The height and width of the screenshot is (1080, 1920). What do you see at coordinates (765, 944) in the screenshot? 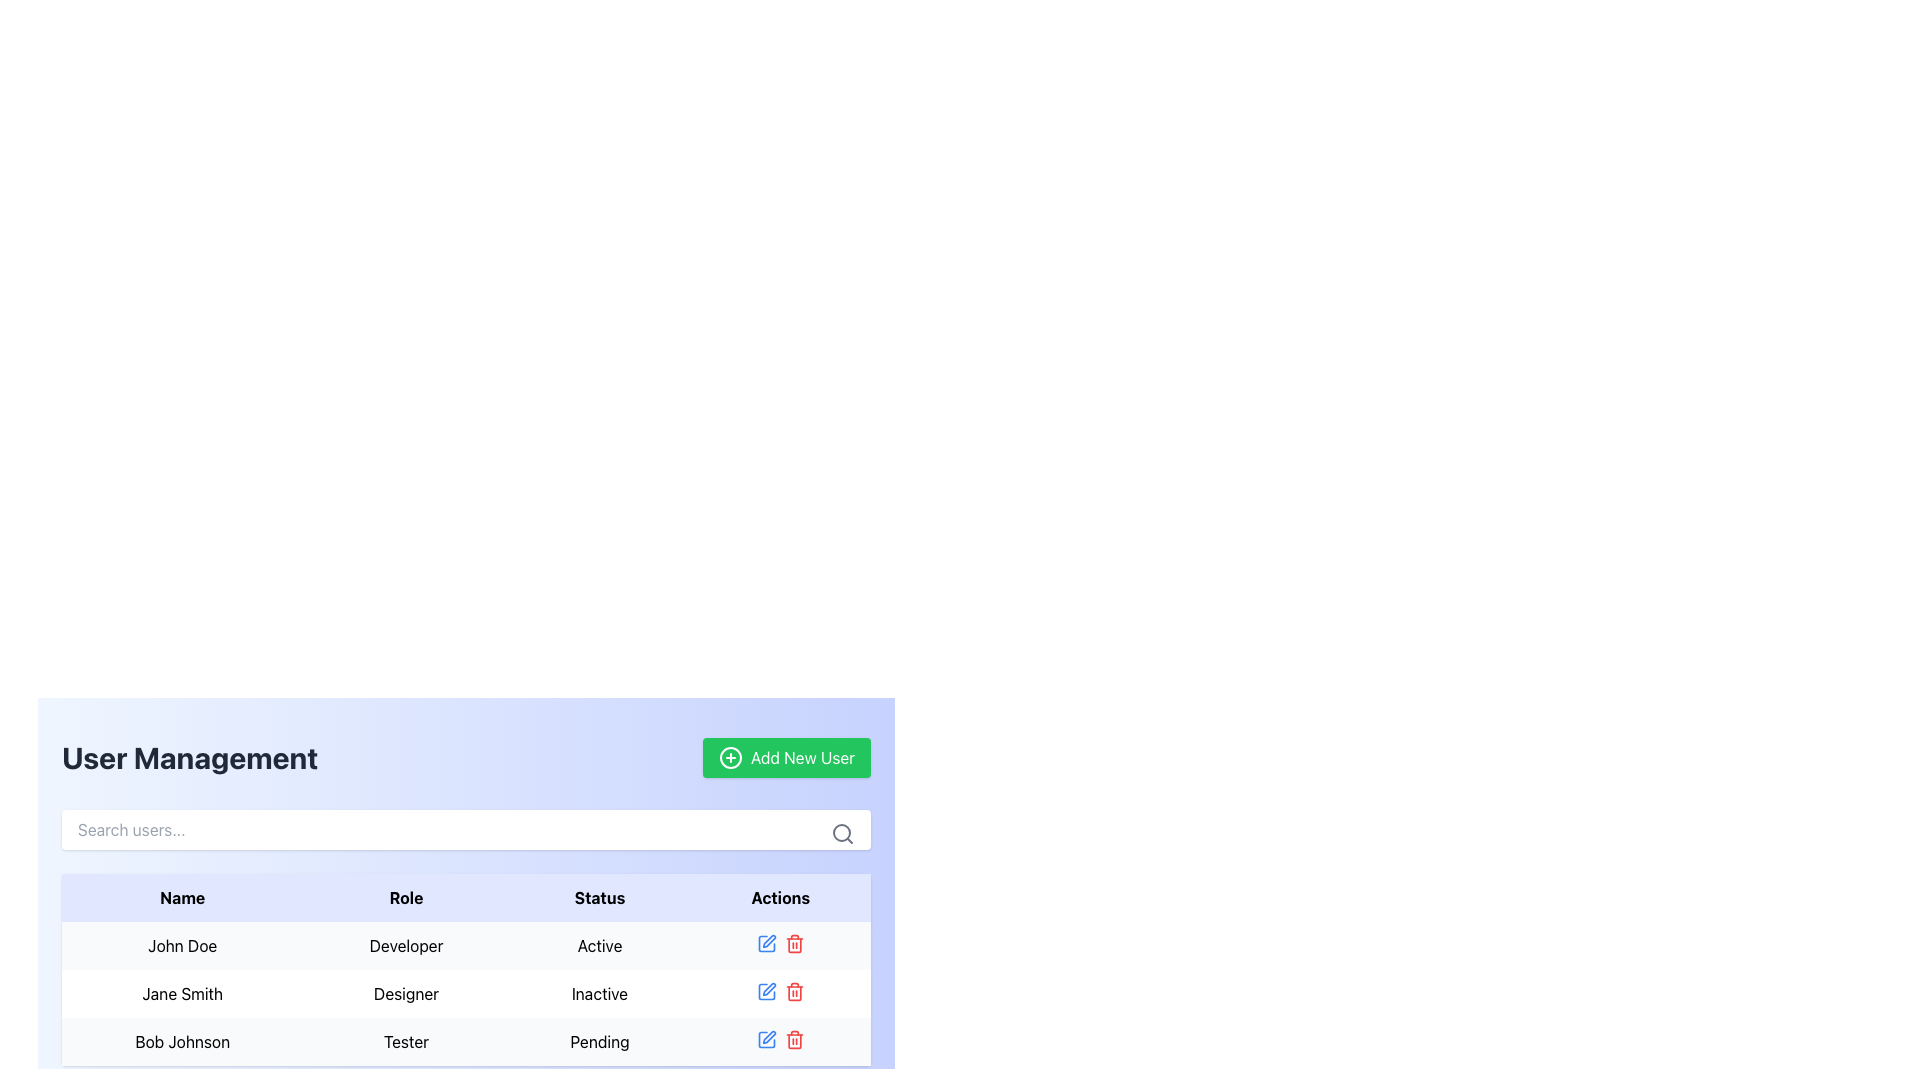
I see `the blue pen icon button located in the 'Actions' column of the first user entry in the table for keyboard navigation` at bounding box center [765, 944].